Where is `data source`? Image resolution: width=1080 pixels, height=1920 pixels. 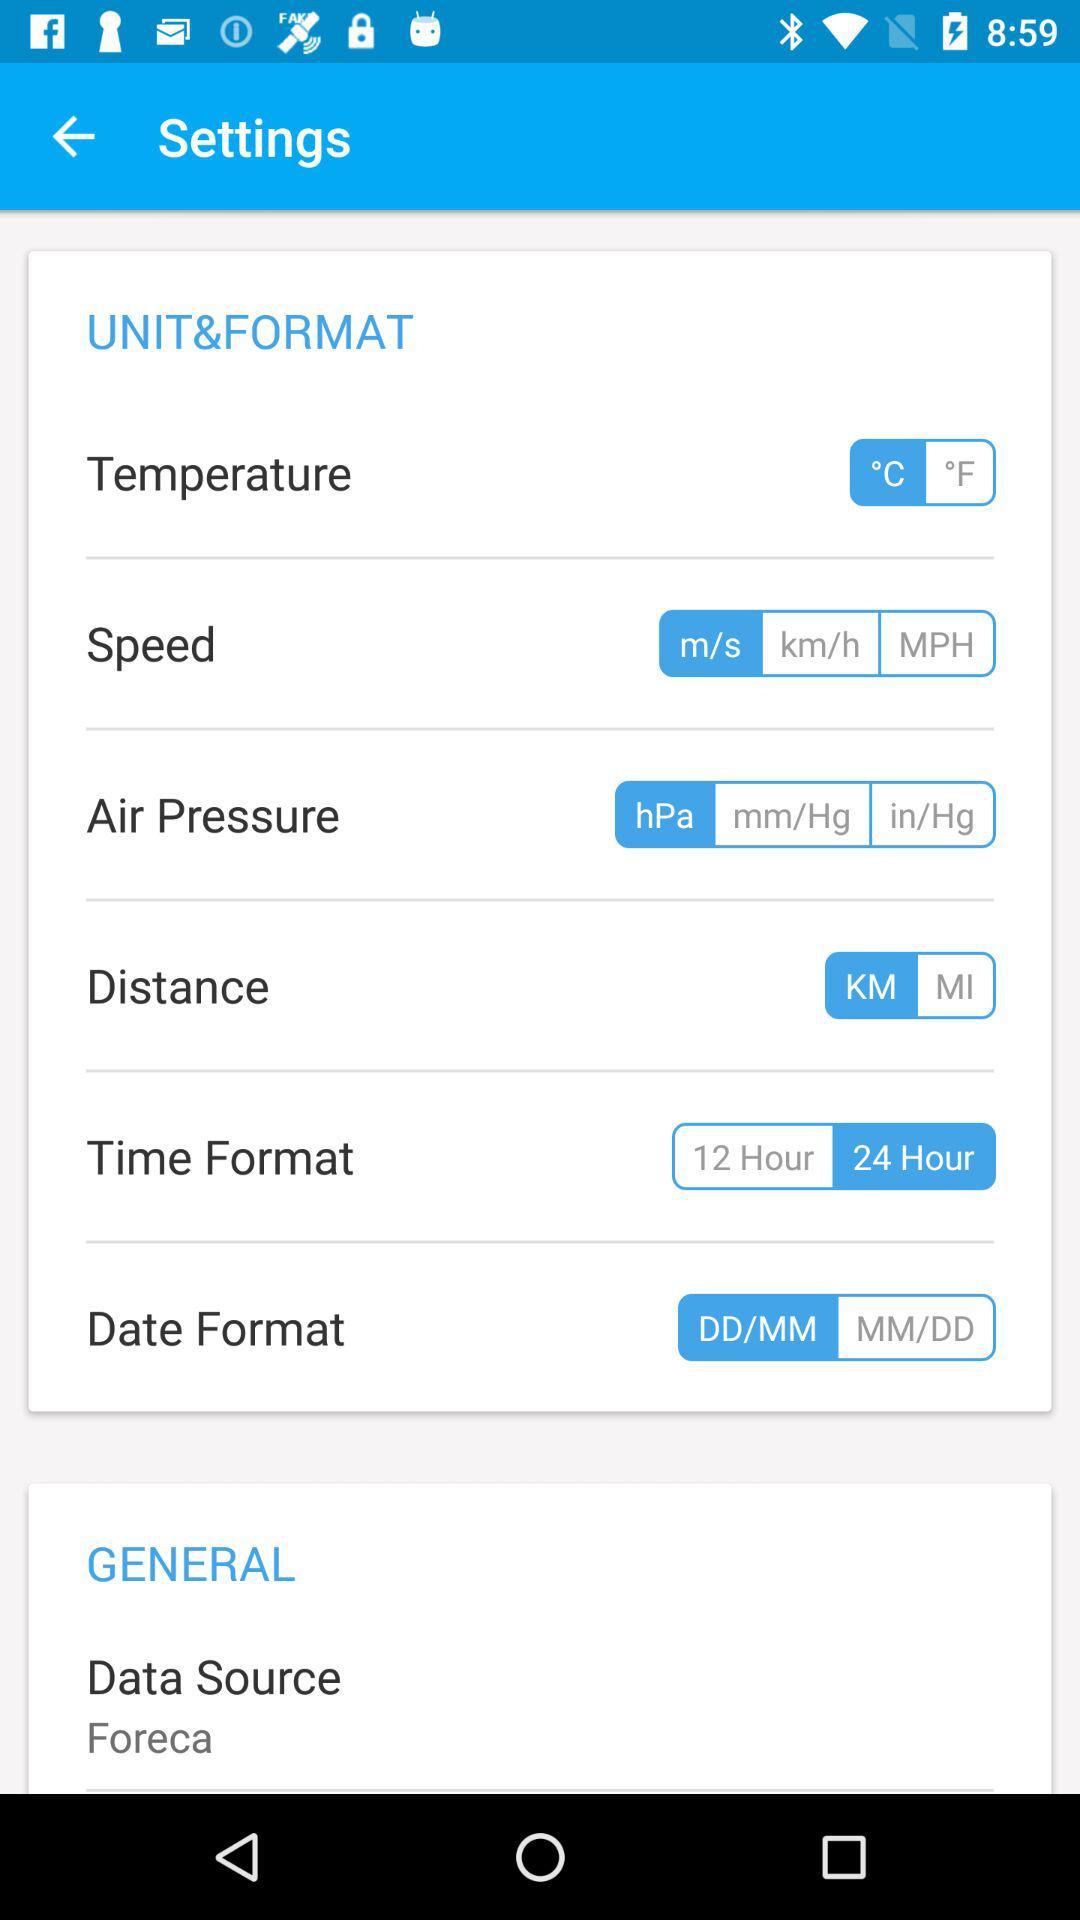
data source is located at coordinates (540, 1703).